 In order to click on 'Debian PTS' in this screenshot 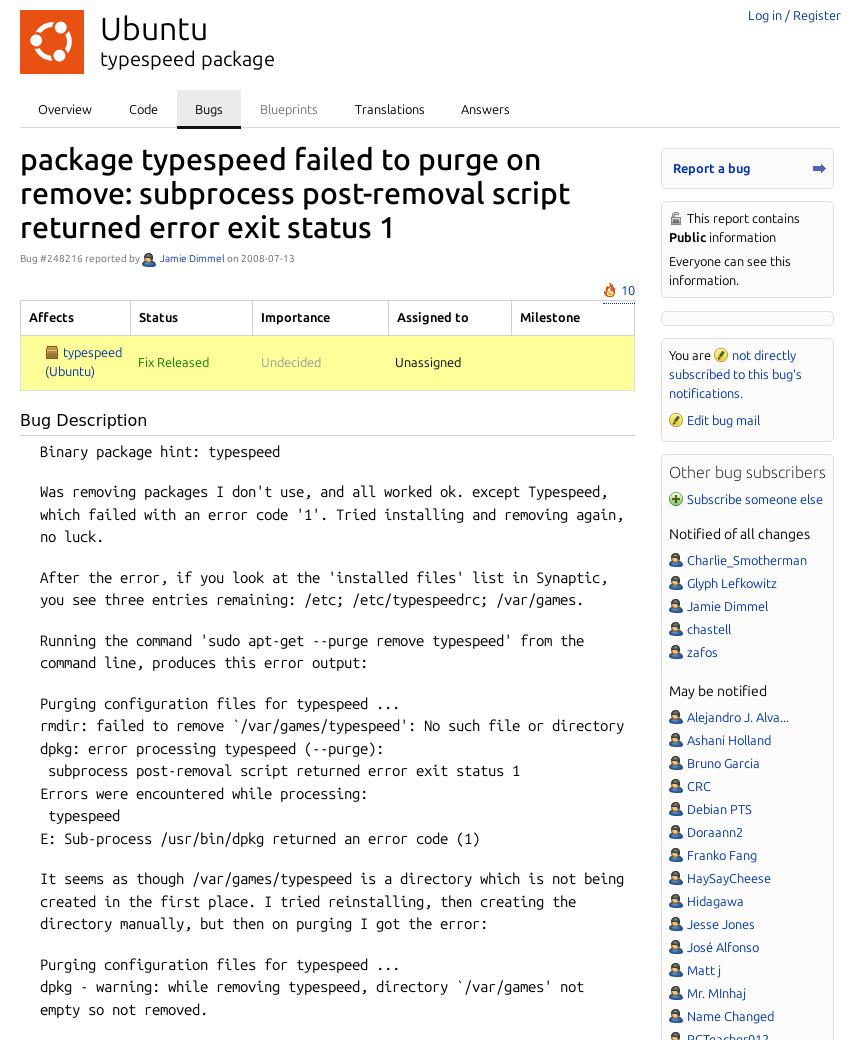, I will do `click(717, 808)`.